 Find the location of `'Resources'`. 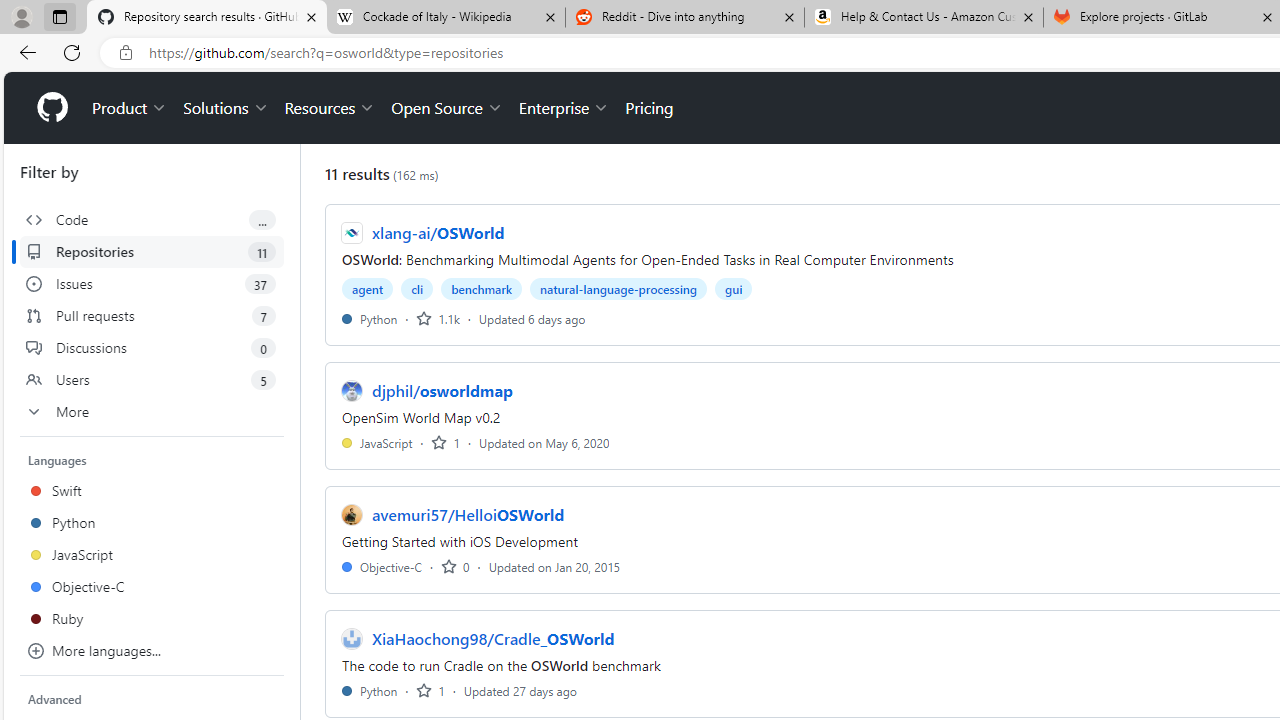

'Resources' is located at coordinates (330, 108).